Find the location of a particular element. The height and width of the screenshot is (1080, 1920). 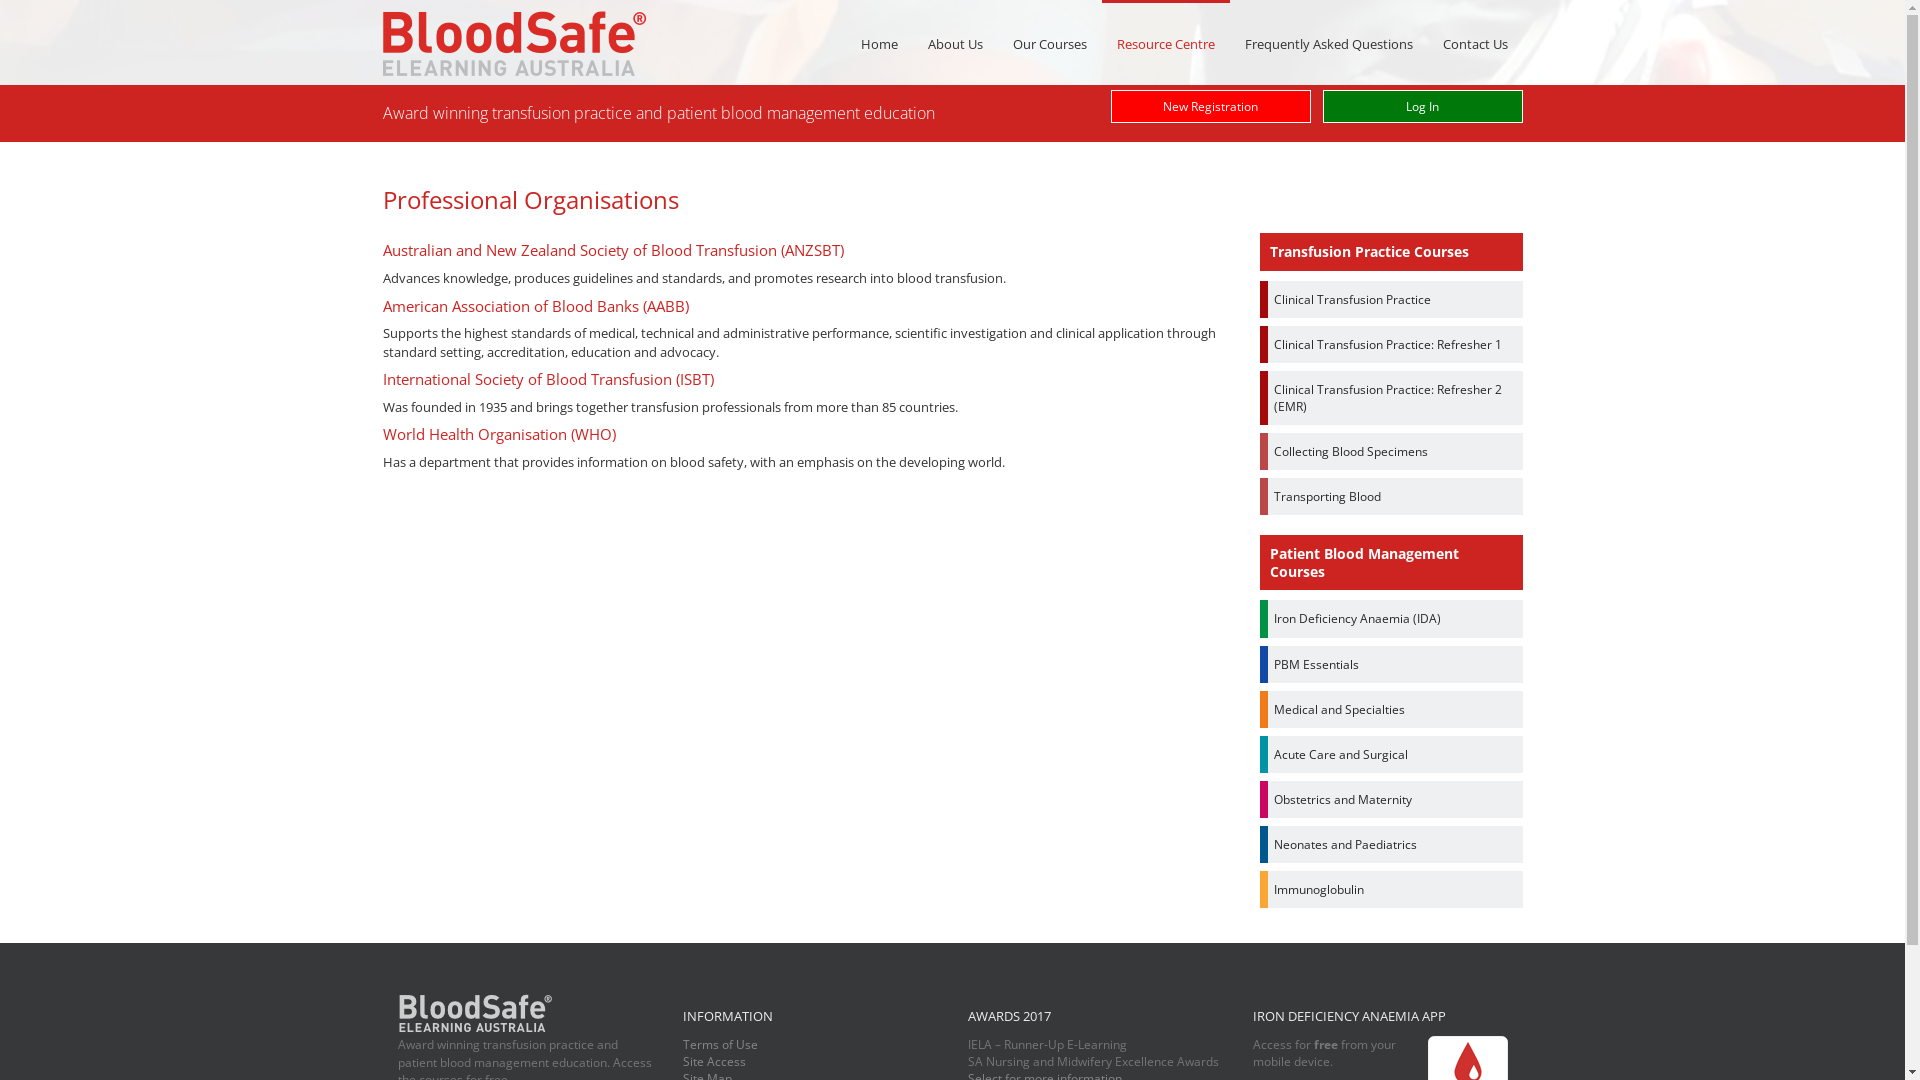

'World Health Organisation (WHO)' is located at coordinates (498, 433).